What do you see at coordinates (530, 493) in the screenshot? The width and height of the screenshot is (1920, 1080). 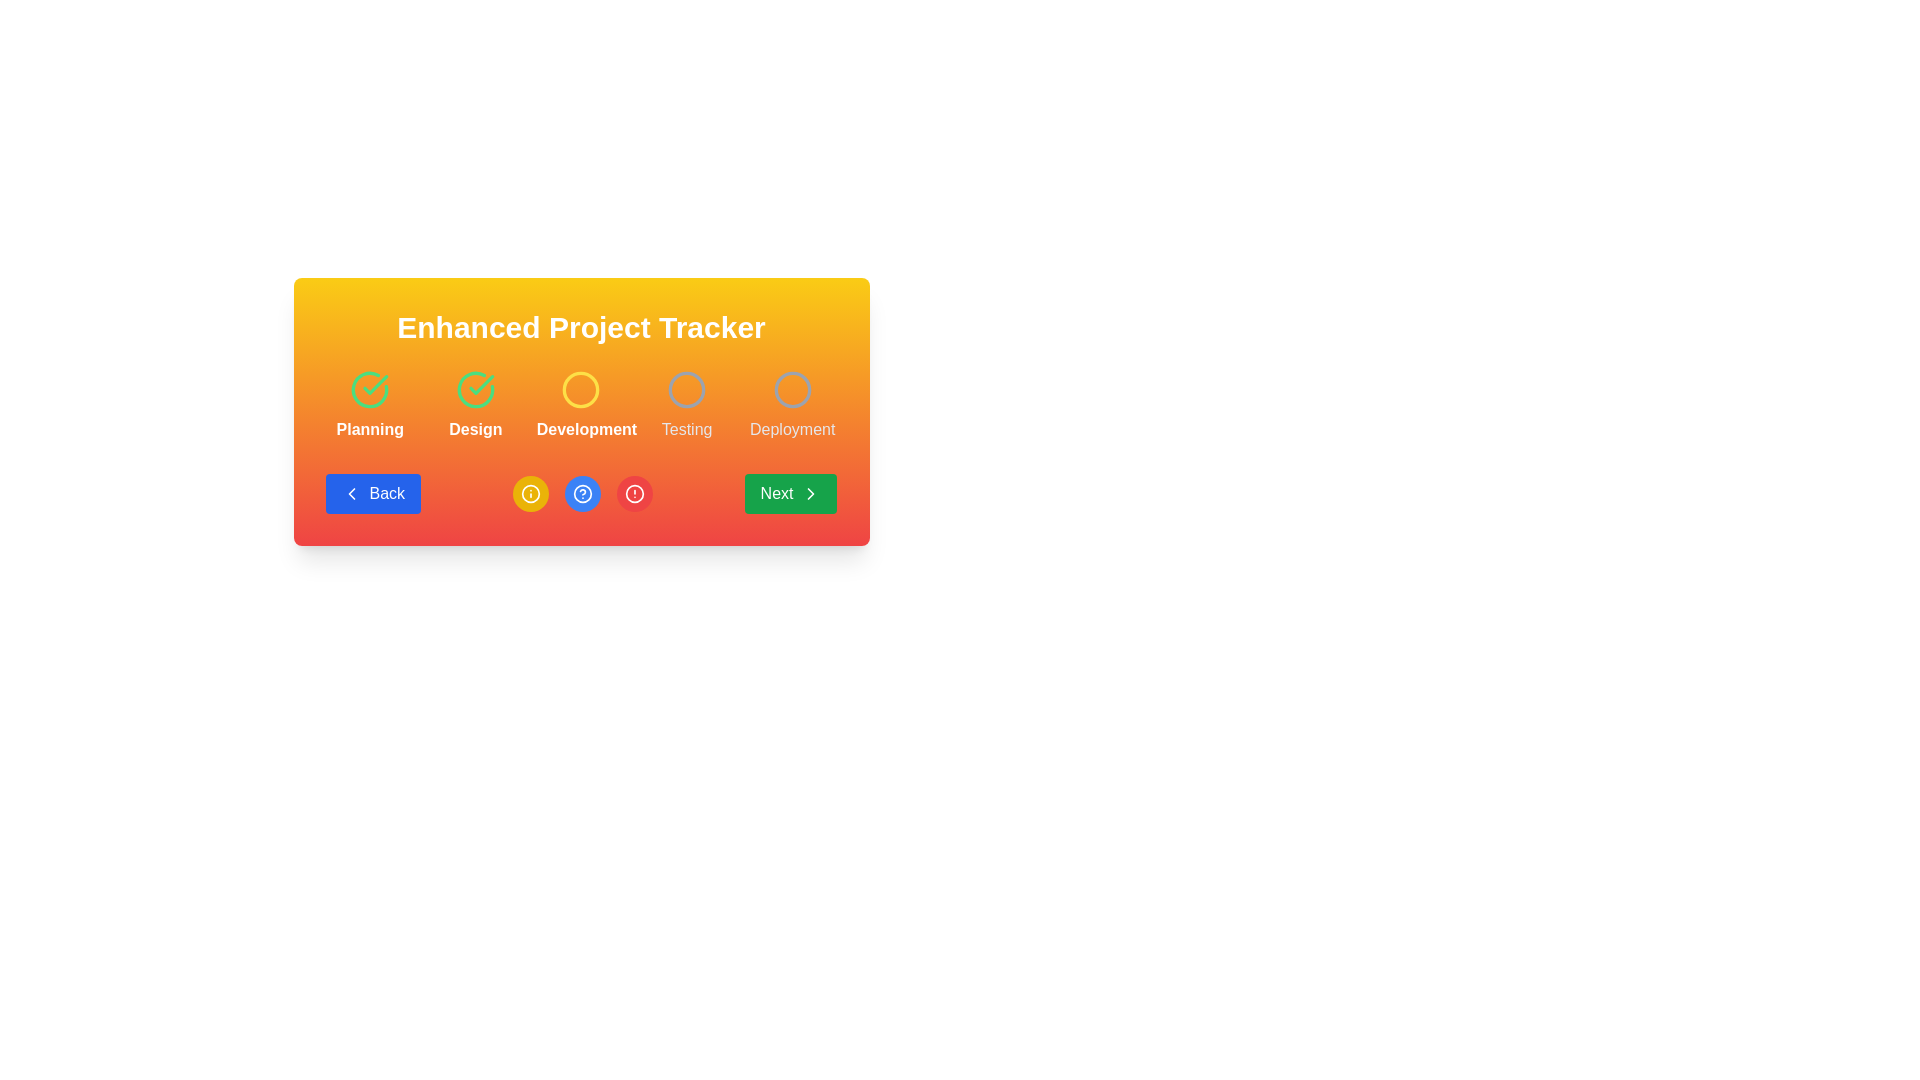 I see `the yellow circular button with a white center and an information icon located at the bottom of the card` at bounding box center [530, 493].